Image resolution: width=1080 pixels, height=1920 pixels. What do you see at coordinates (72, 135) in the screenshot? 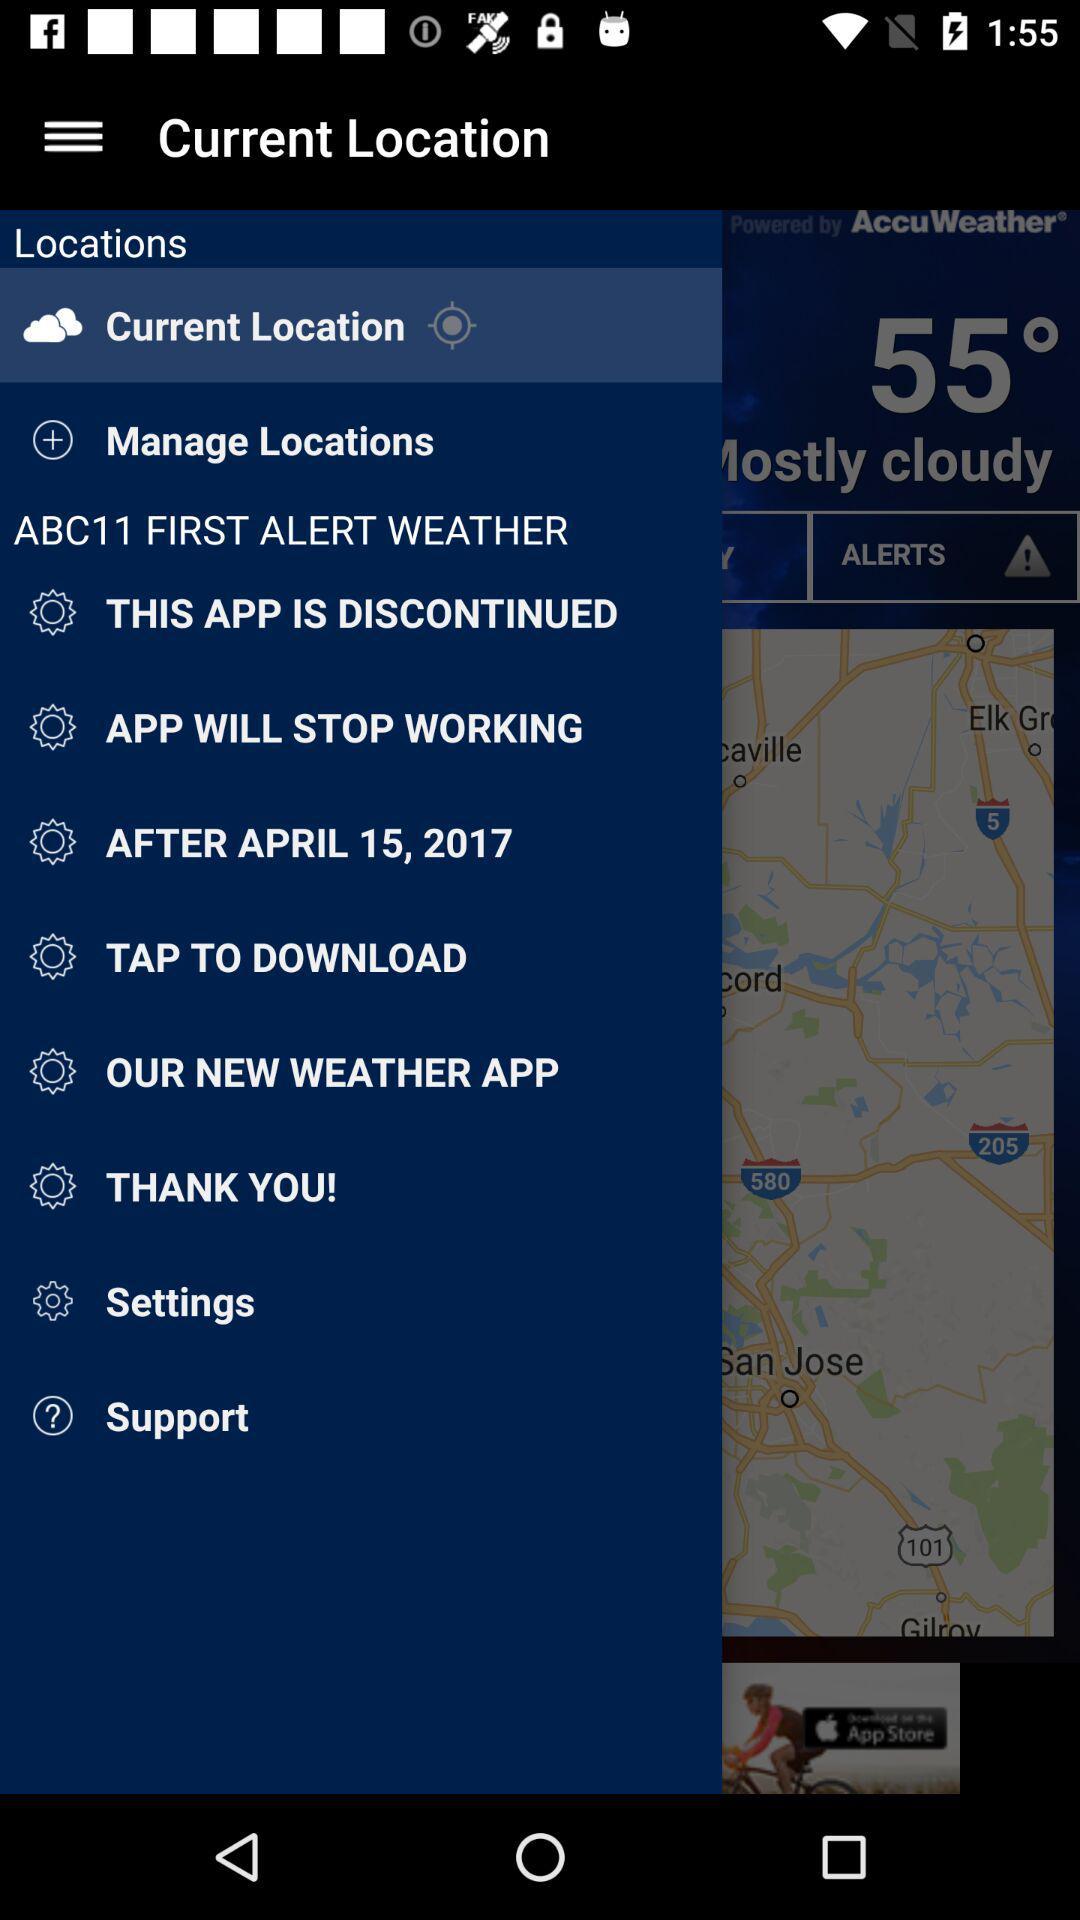
I see `the menu icon` at bounding box center [72, 135].